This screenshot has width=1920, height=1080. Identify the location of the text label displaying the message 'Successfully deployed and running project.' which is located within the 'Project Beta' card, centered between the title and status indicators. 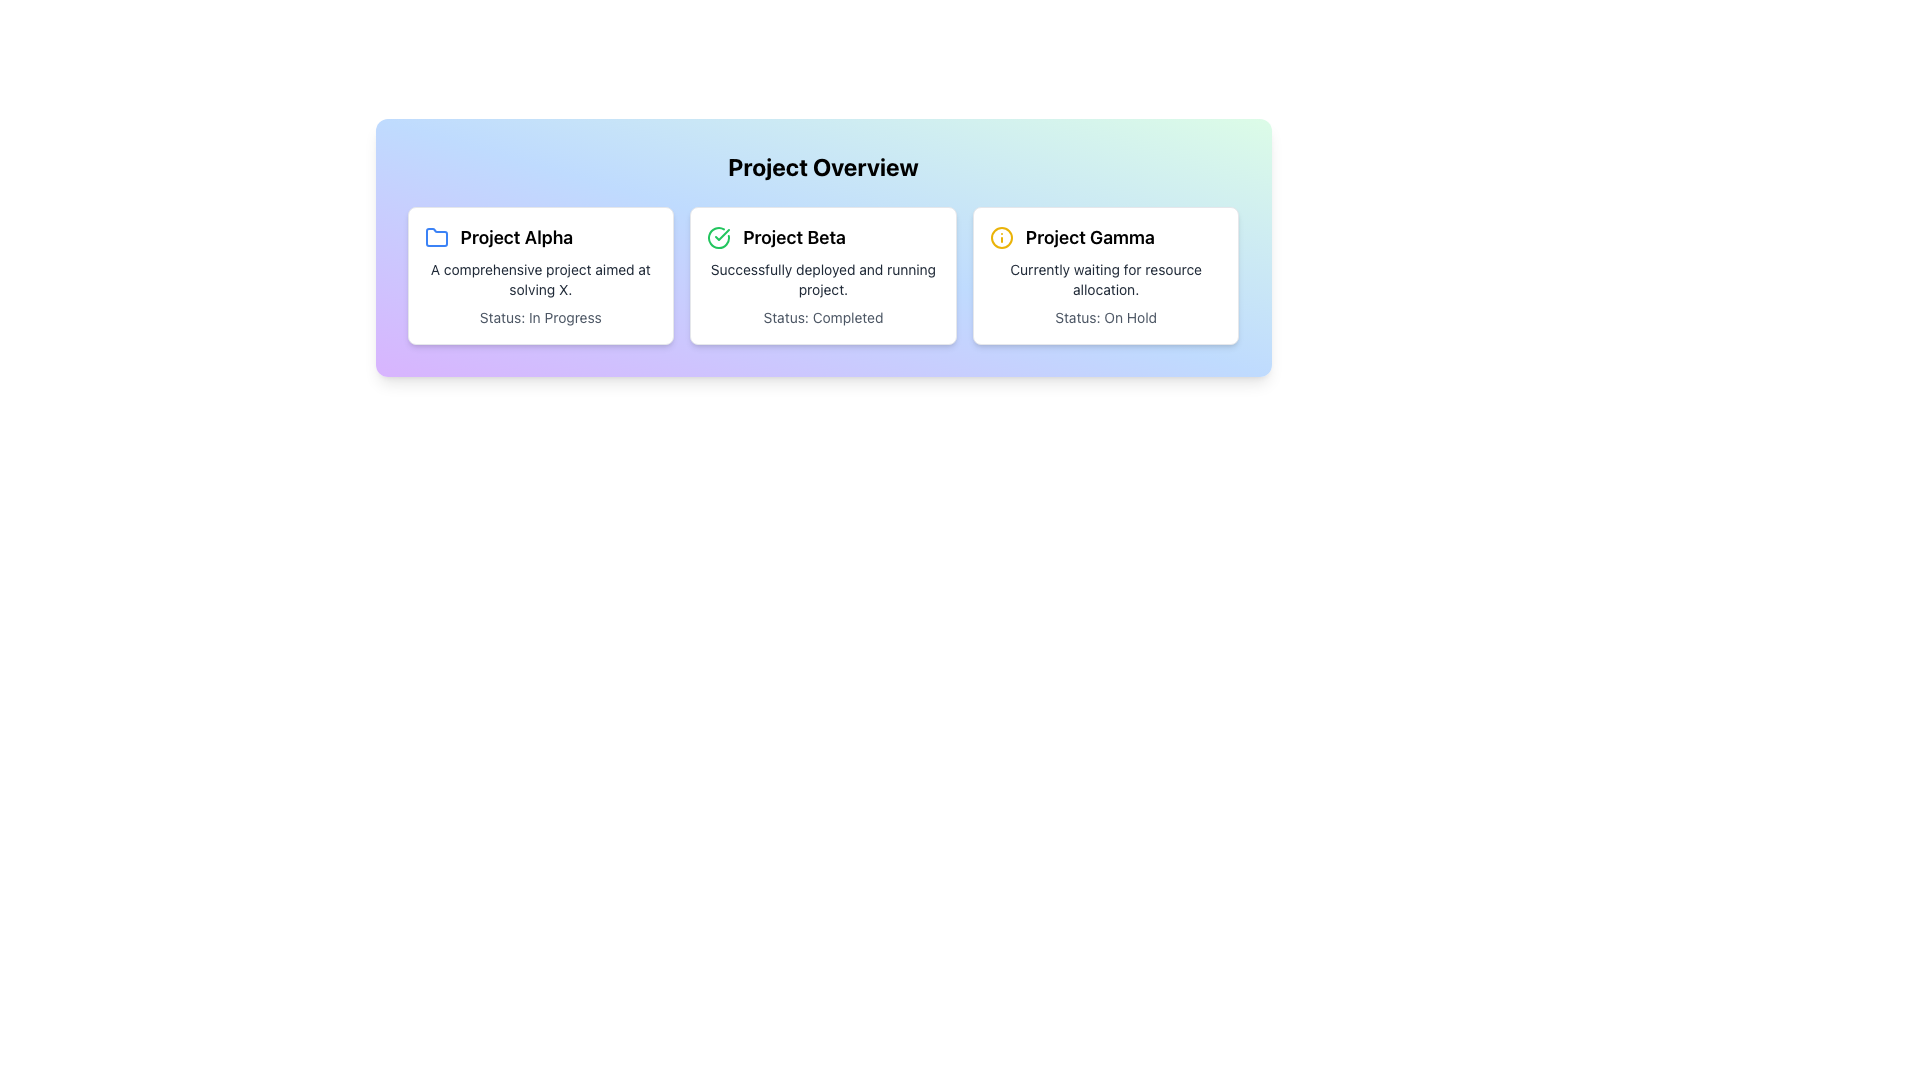
(823, 280).